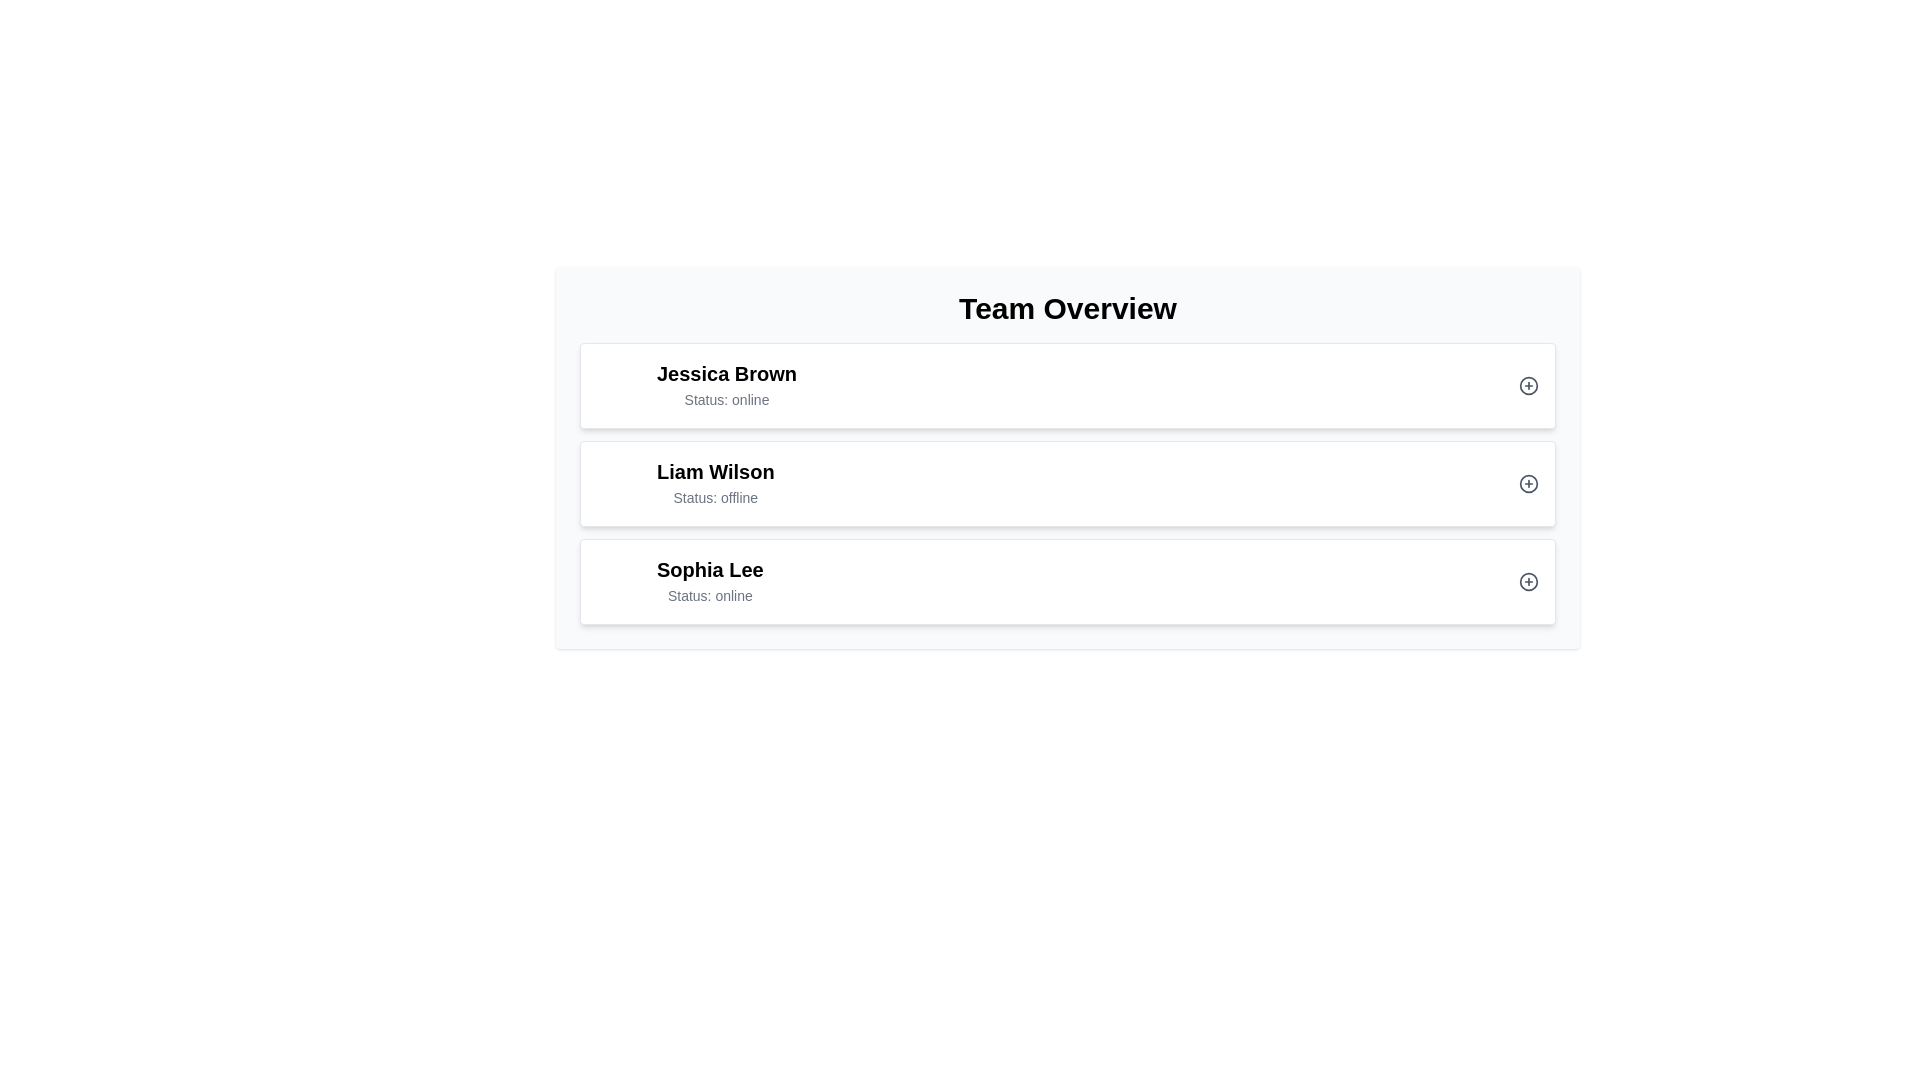 This screenshot has width=1920, height=1080. Describe the element at coordinates (1528, 483) in the screenshot. I see `the action button for the 'Liam Wilson' entry` at that location.